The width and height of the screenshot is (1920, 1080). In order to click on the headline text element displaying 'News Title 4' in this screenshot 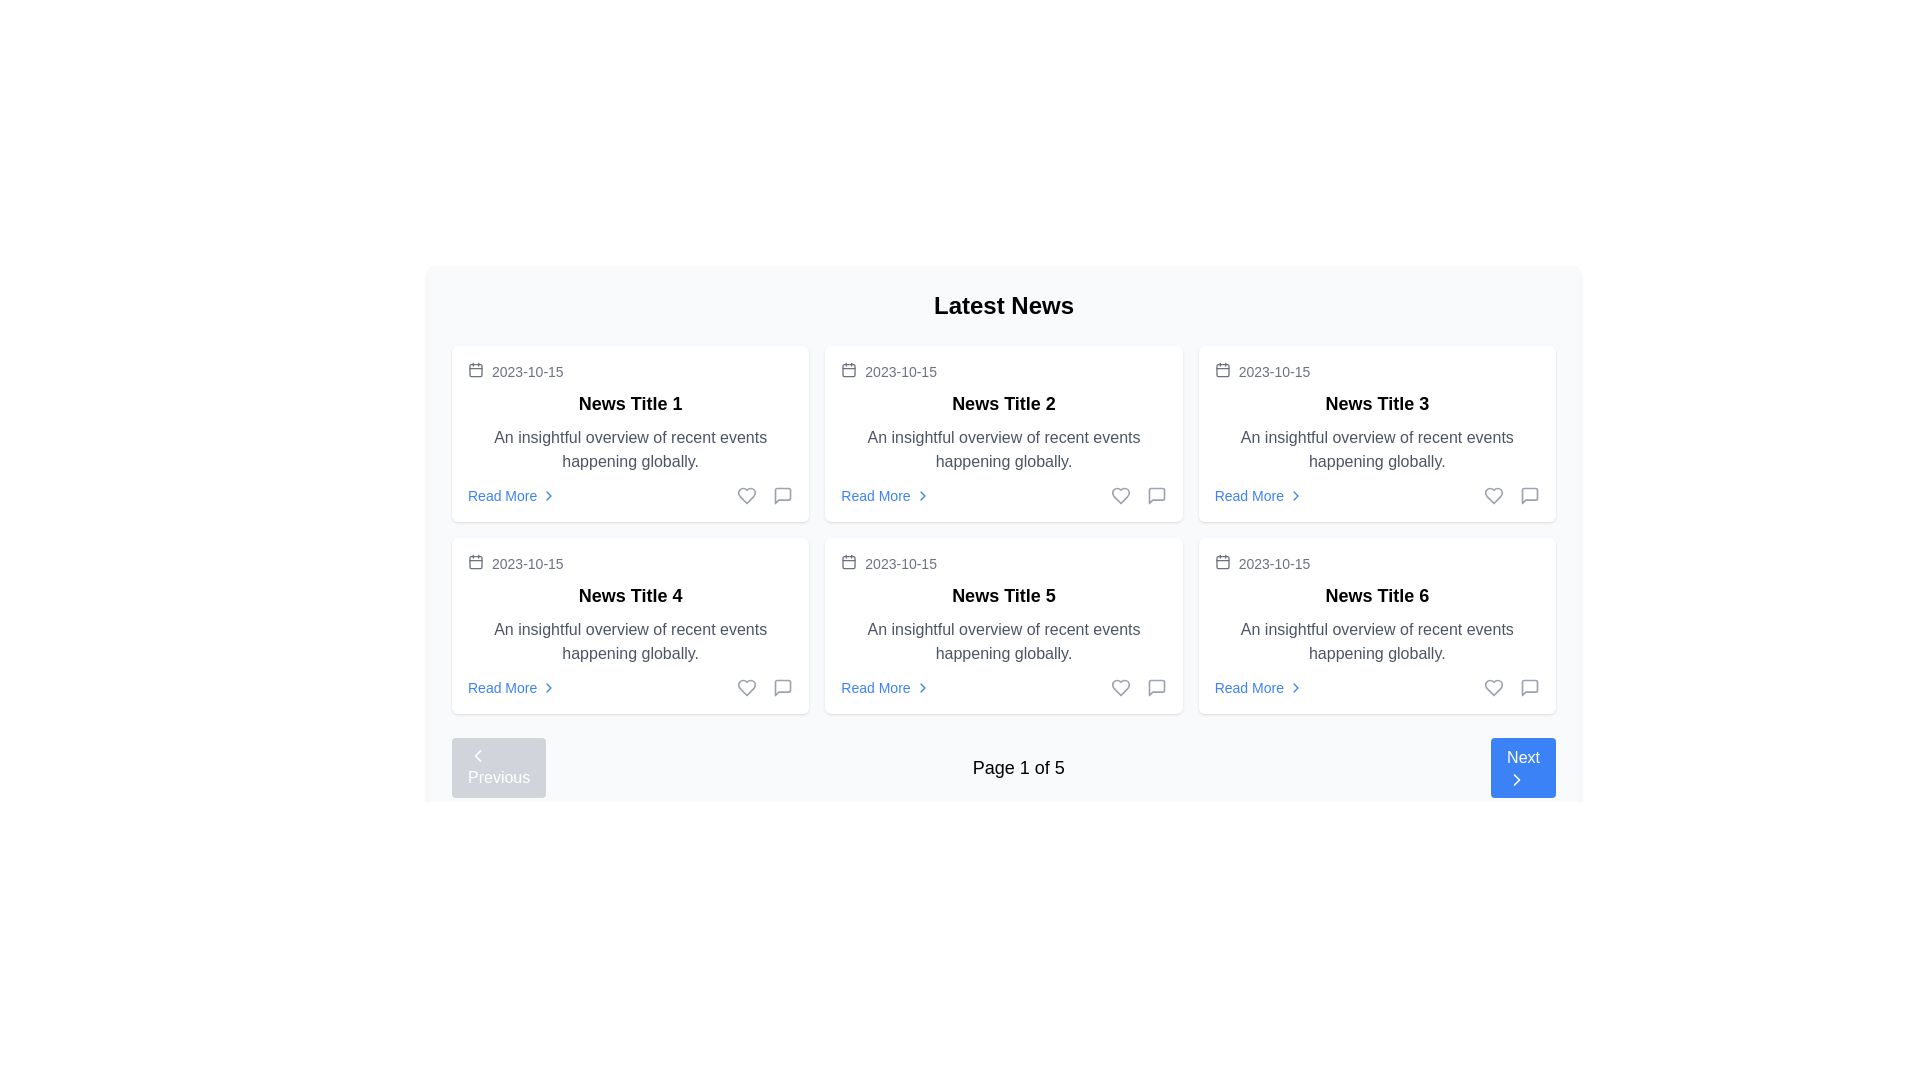, I will do `click(629, 595)`.